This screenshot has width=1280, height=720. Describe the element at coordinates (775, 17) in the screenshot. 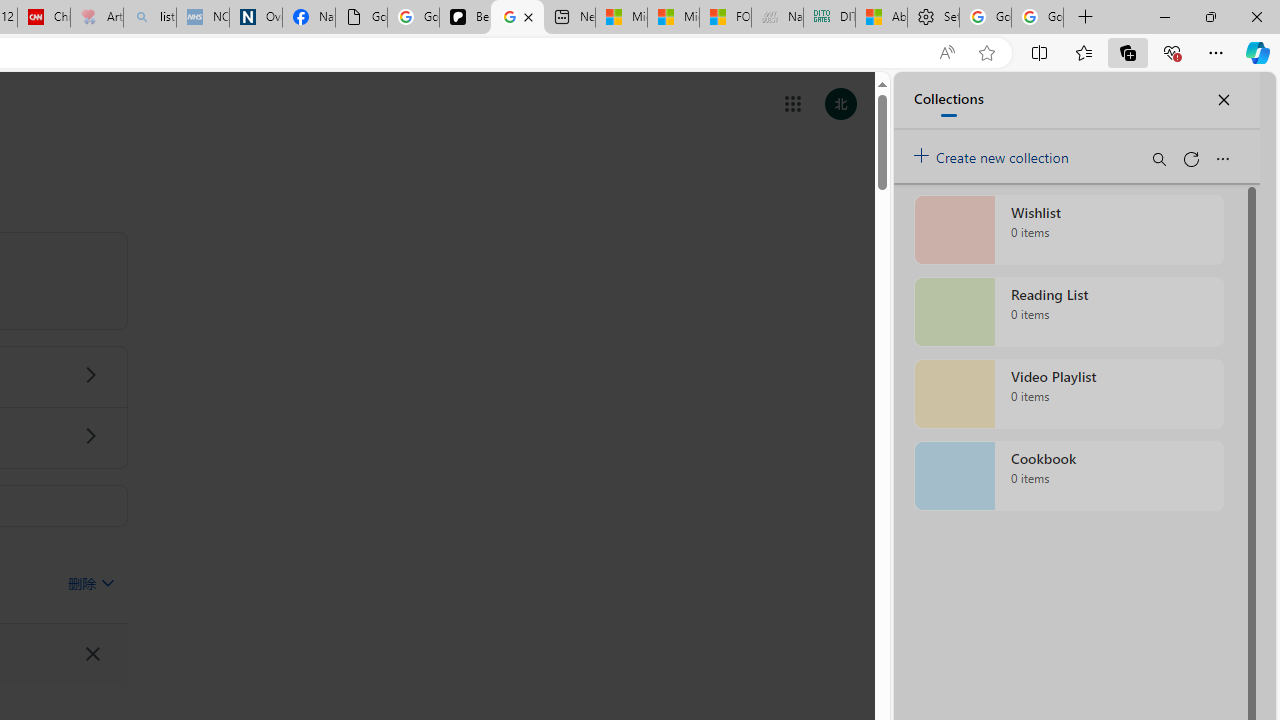

I see `'Navy Quest'` at that location.